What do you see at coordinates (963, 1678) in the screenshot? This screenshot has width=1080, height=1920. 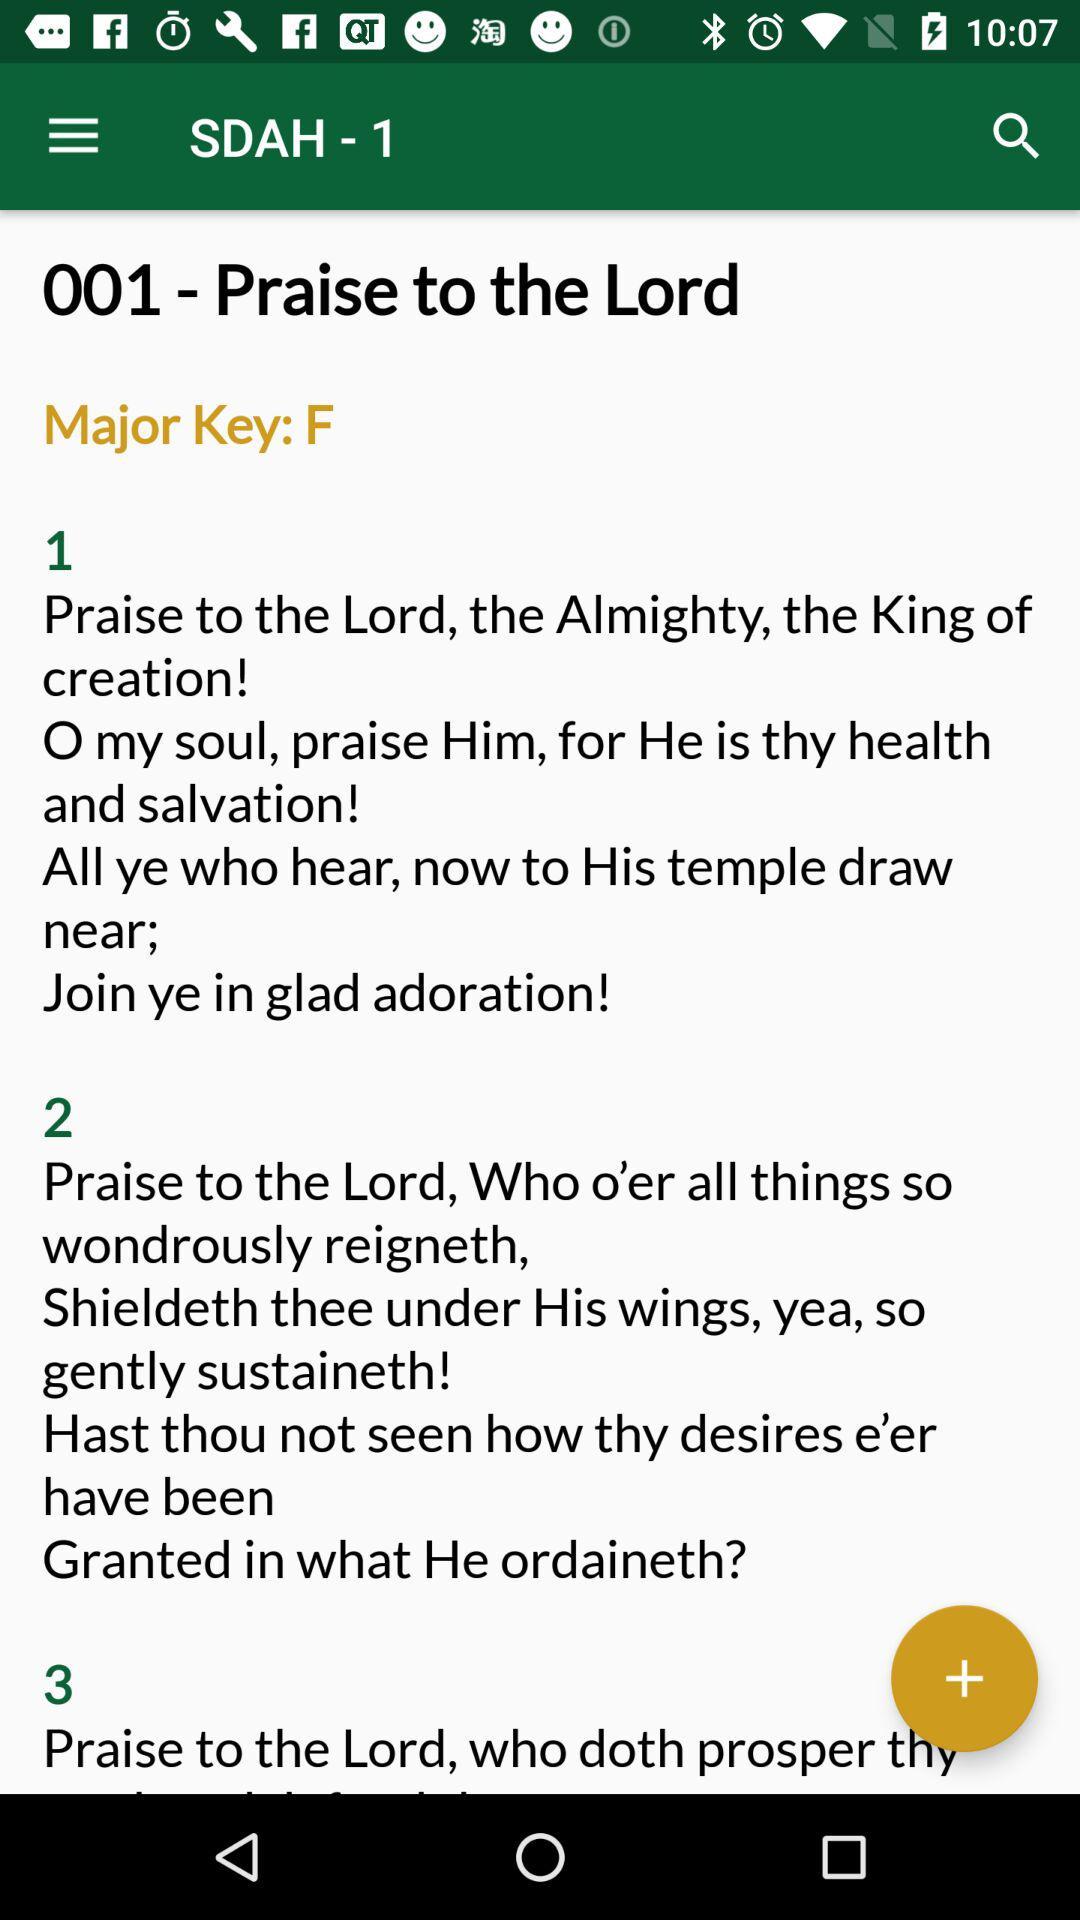 I see `text` at bounding box center [963, 1678].